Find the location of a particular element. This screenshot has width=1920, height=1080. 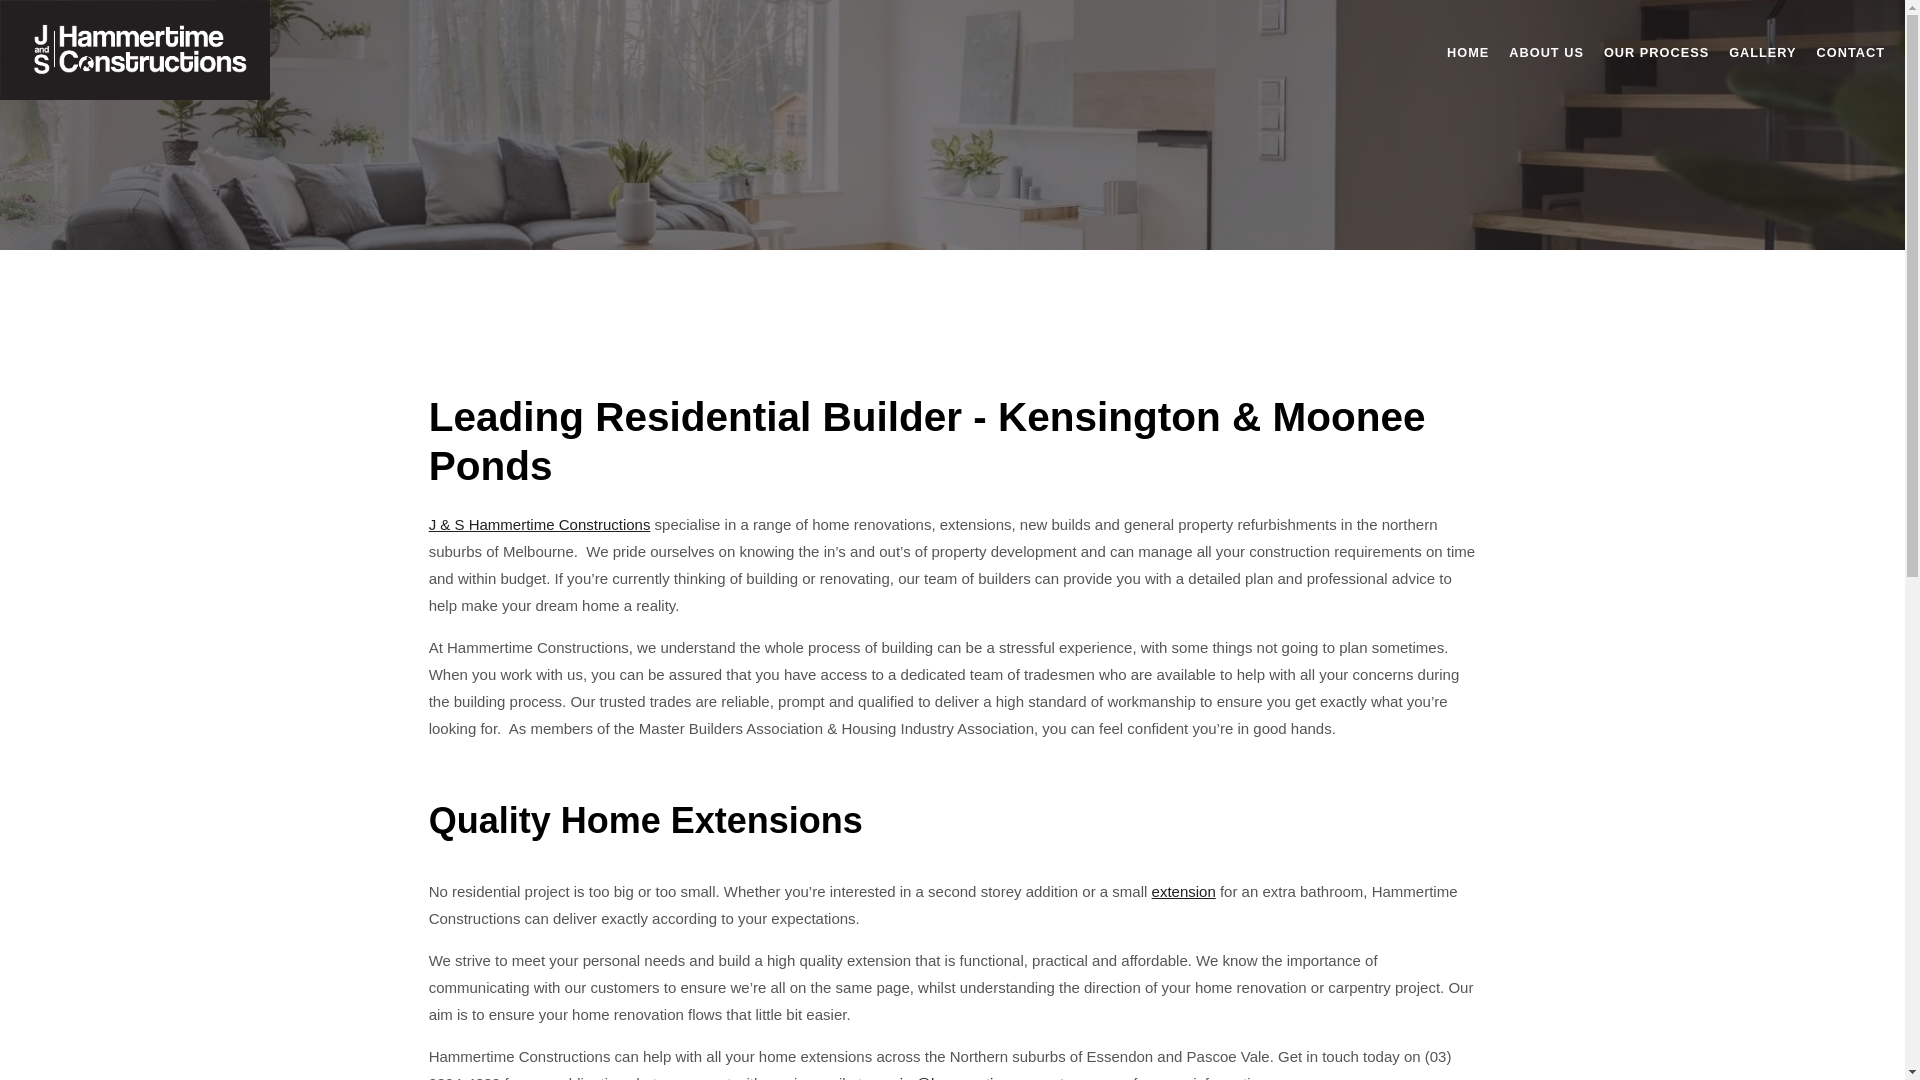

'ABOUT US' is located at coordinates (1545, 51).